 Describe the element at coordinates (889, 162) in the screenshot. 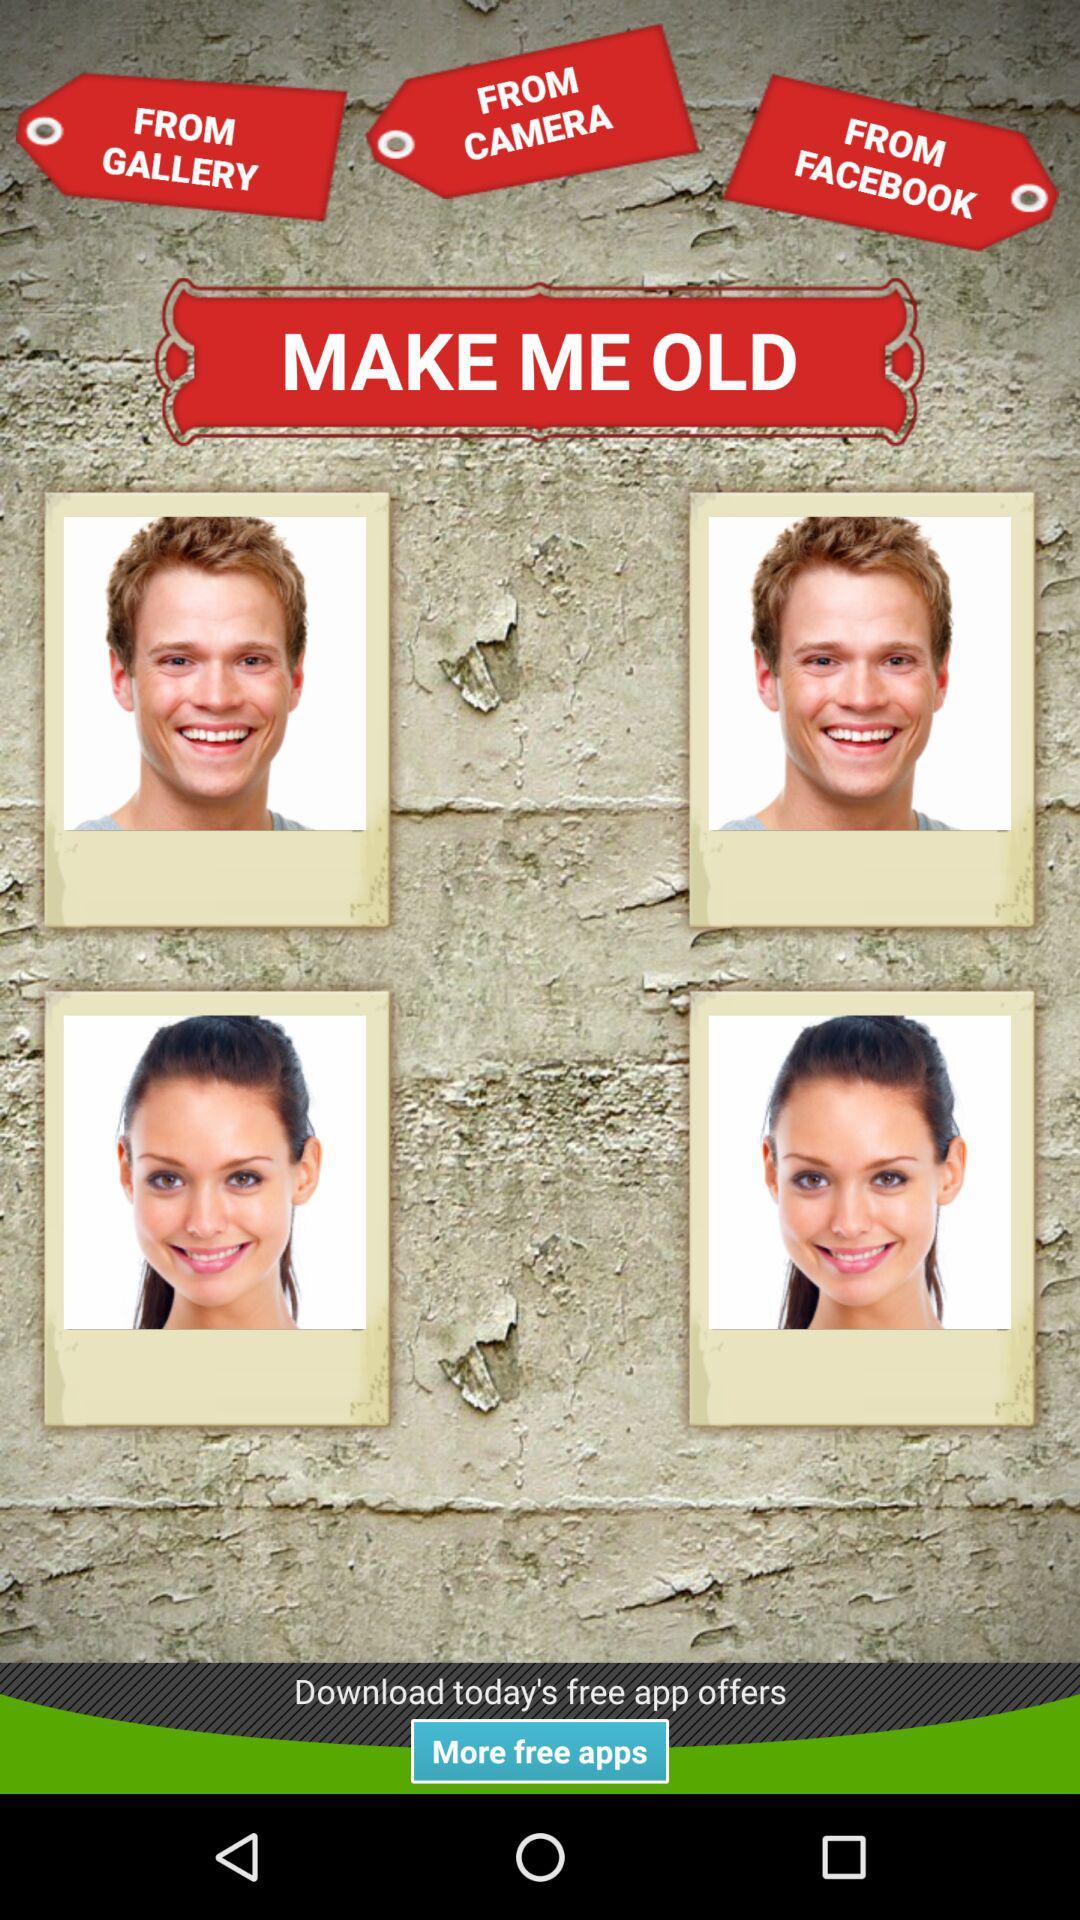

I see `item to the right of the from` at that location.